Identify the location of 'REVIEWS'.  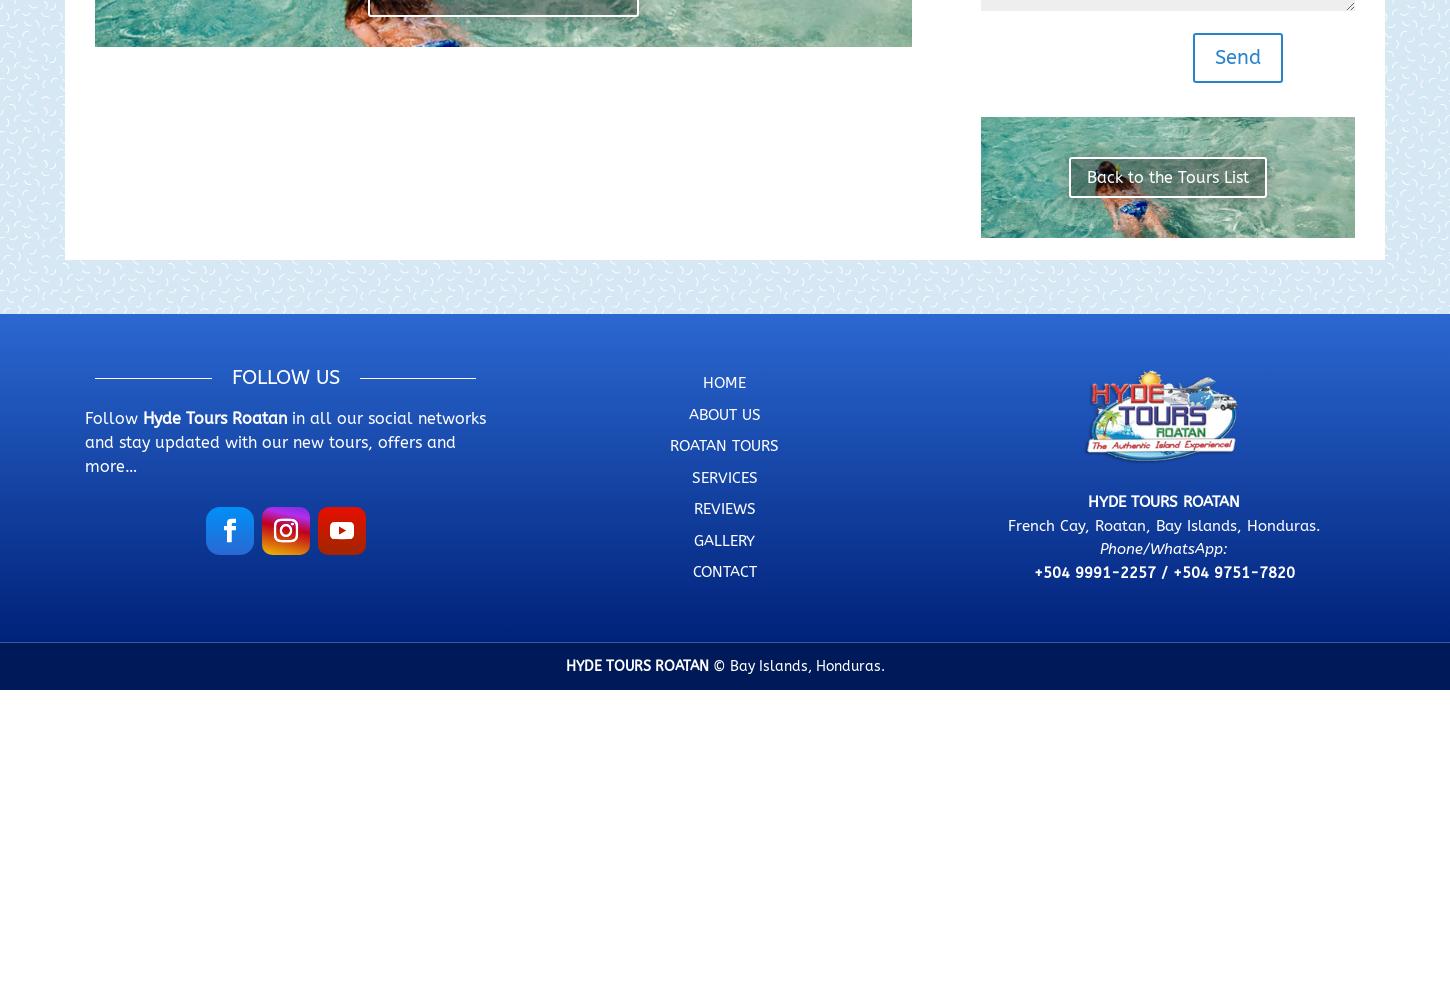
(722, 509).